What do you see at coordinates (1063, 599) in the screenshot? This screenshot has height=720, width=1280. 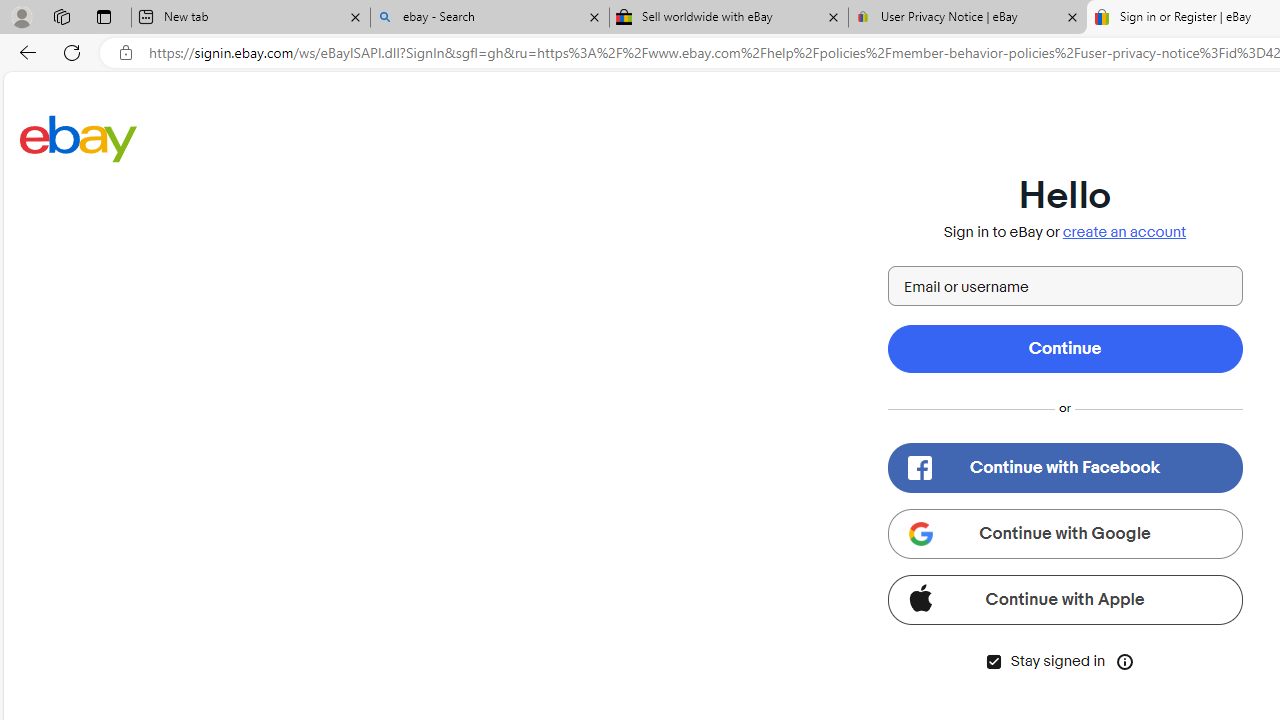 I see `'Continue with Apple'` at bounding box center [1063, 599].